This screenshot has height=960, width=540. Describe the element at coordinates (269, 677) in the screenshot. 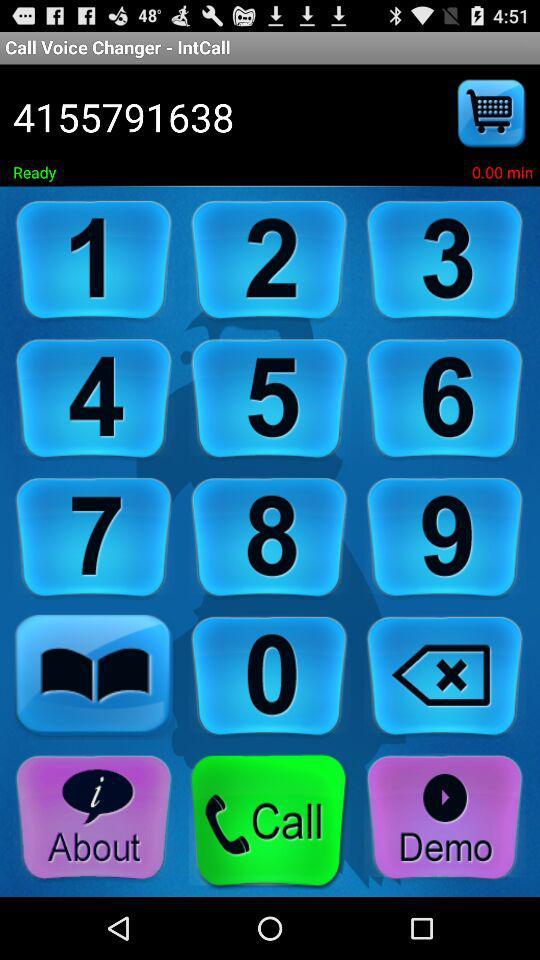

I see `click on 0` at that location.